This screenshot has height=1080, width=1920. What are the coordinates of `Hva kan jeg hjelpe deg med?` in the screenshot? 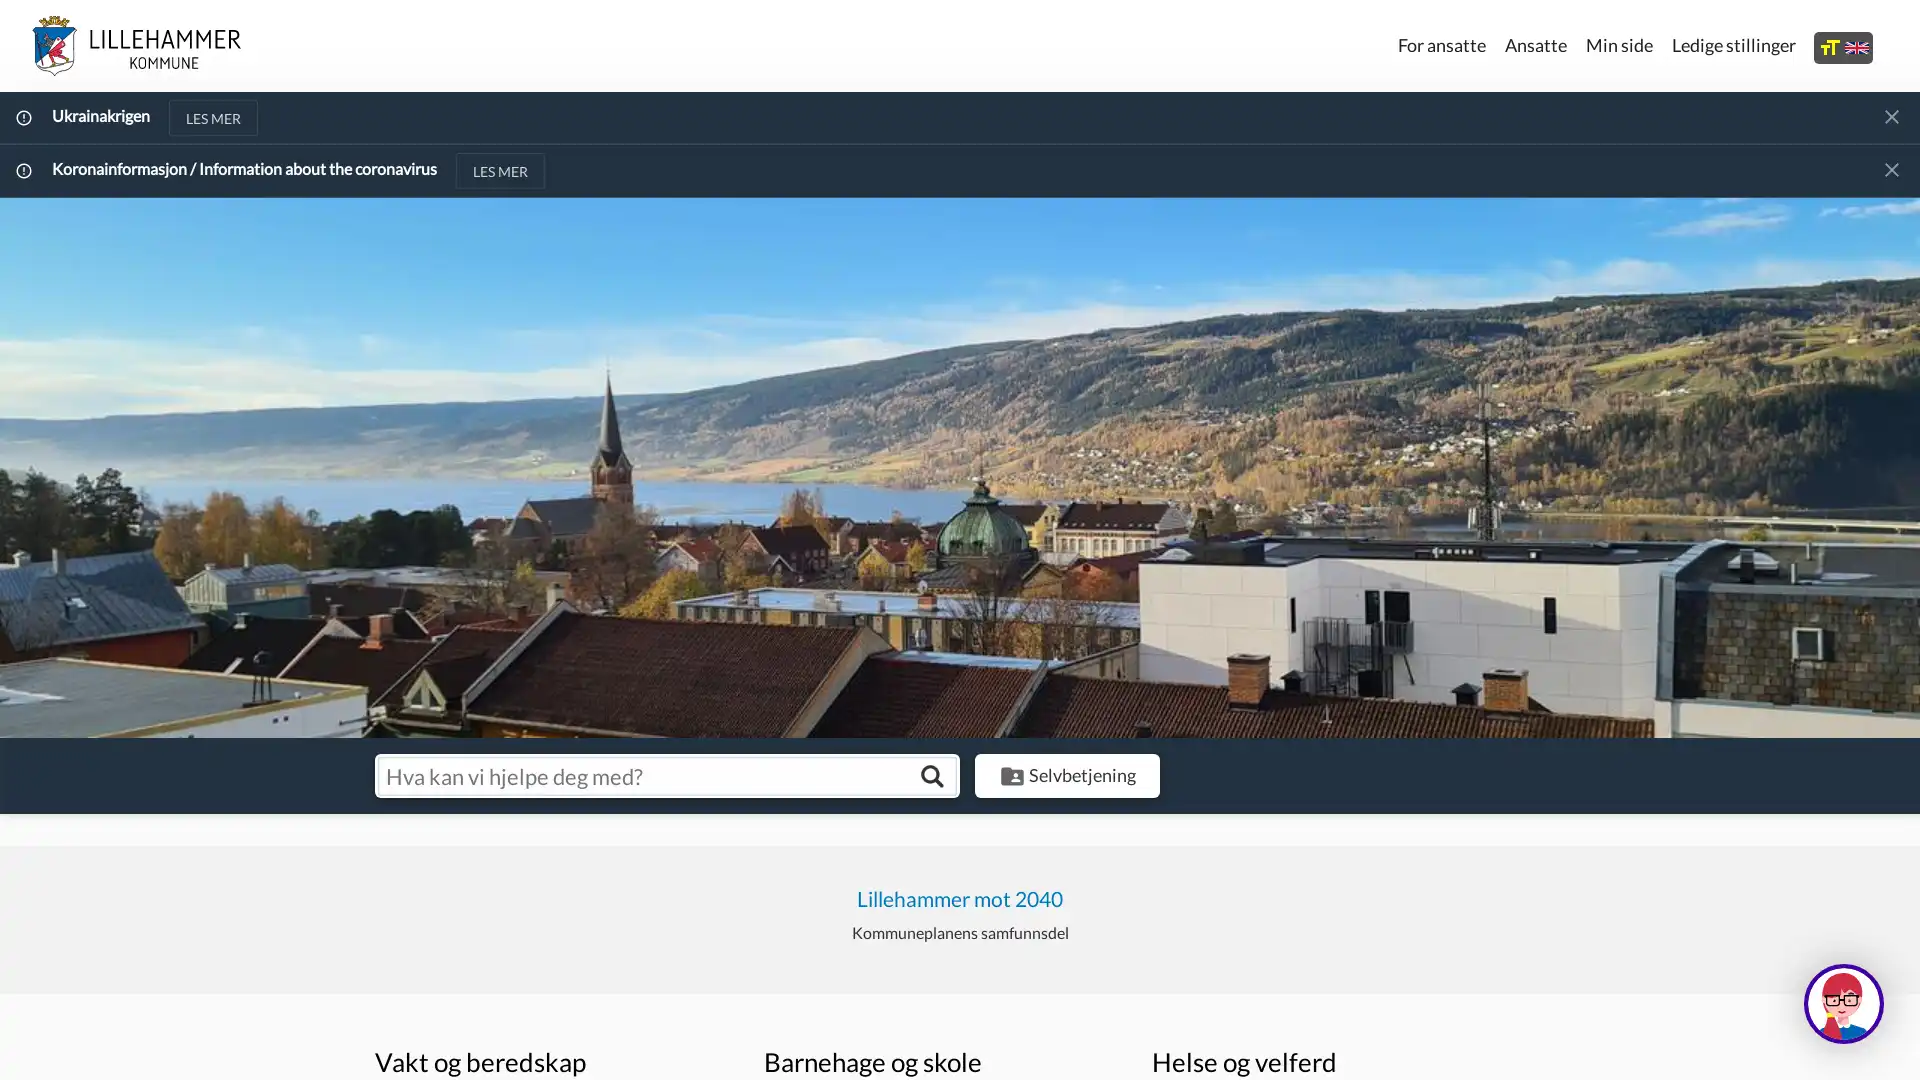 It's located at (1842, 1003).